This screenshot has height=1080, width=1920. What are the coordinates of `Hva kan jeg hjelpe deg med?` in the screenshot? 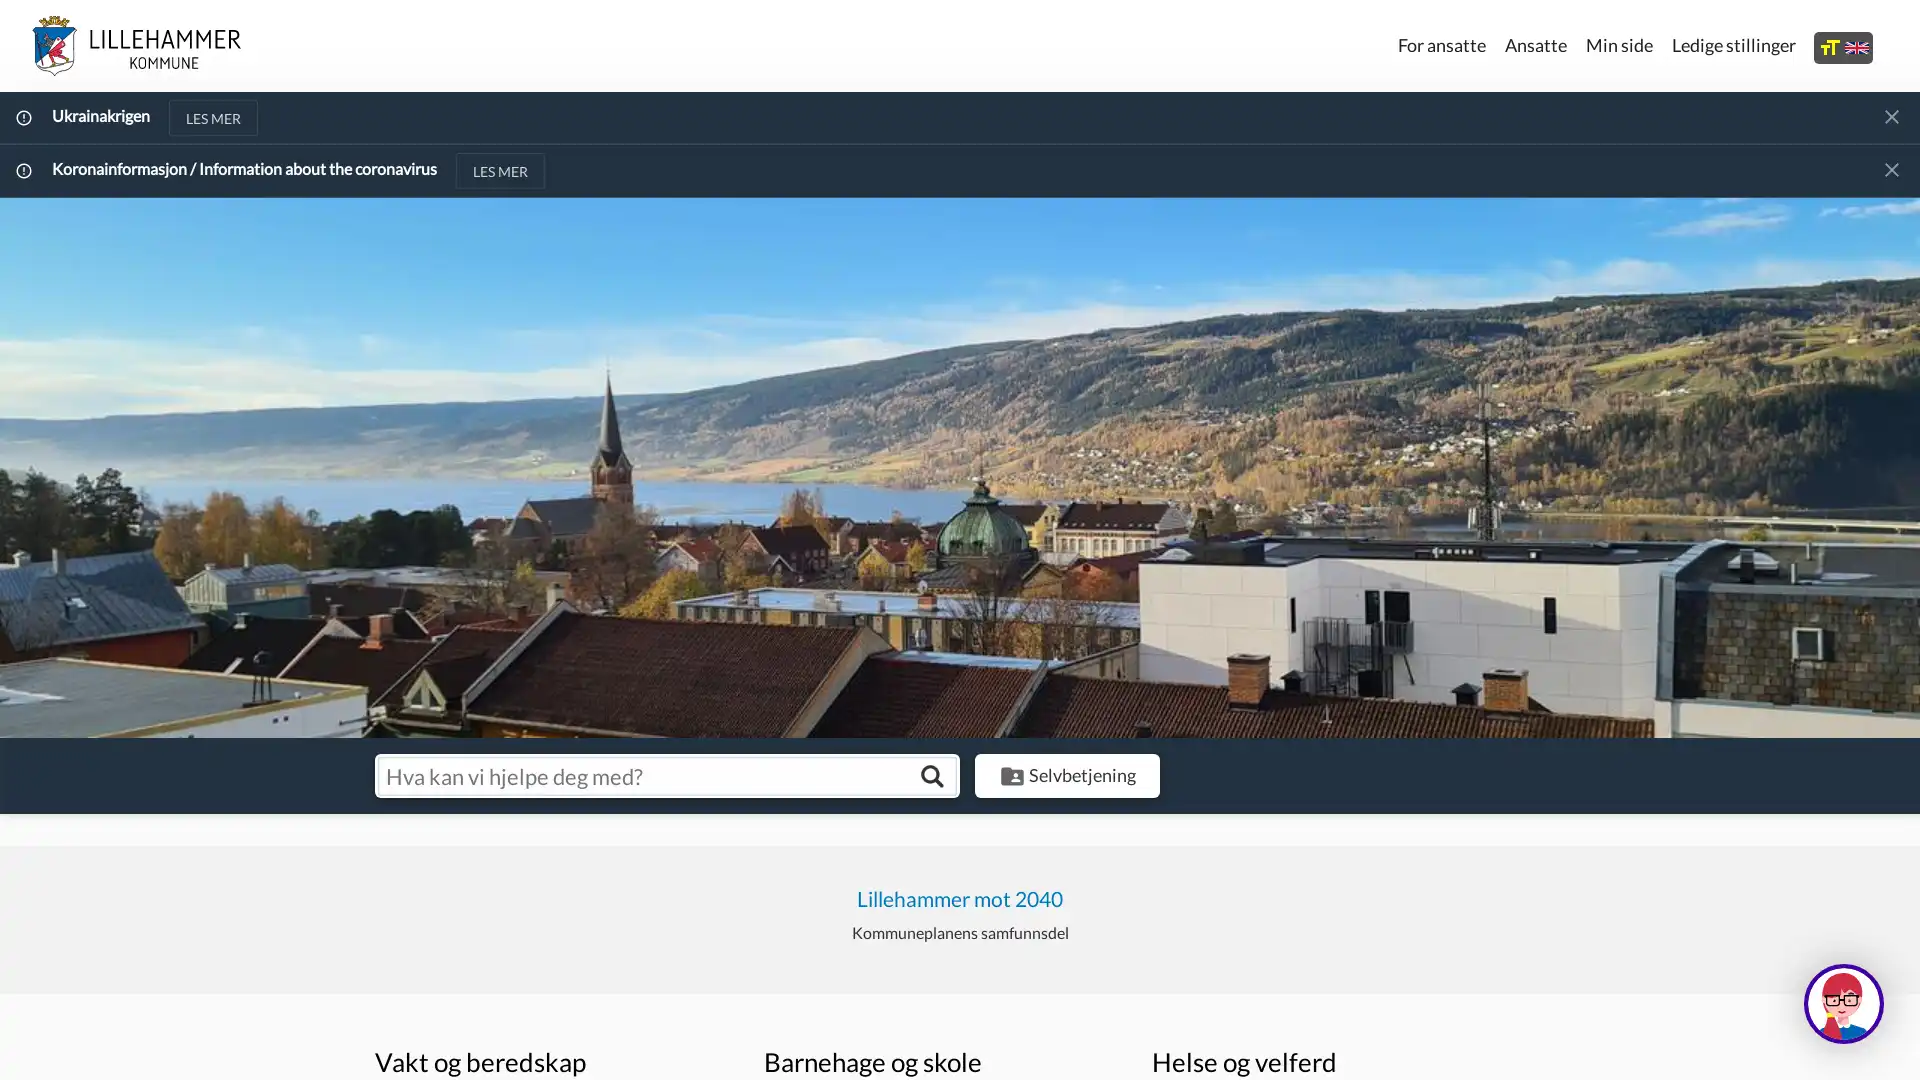 It's located at (1842, 1003).